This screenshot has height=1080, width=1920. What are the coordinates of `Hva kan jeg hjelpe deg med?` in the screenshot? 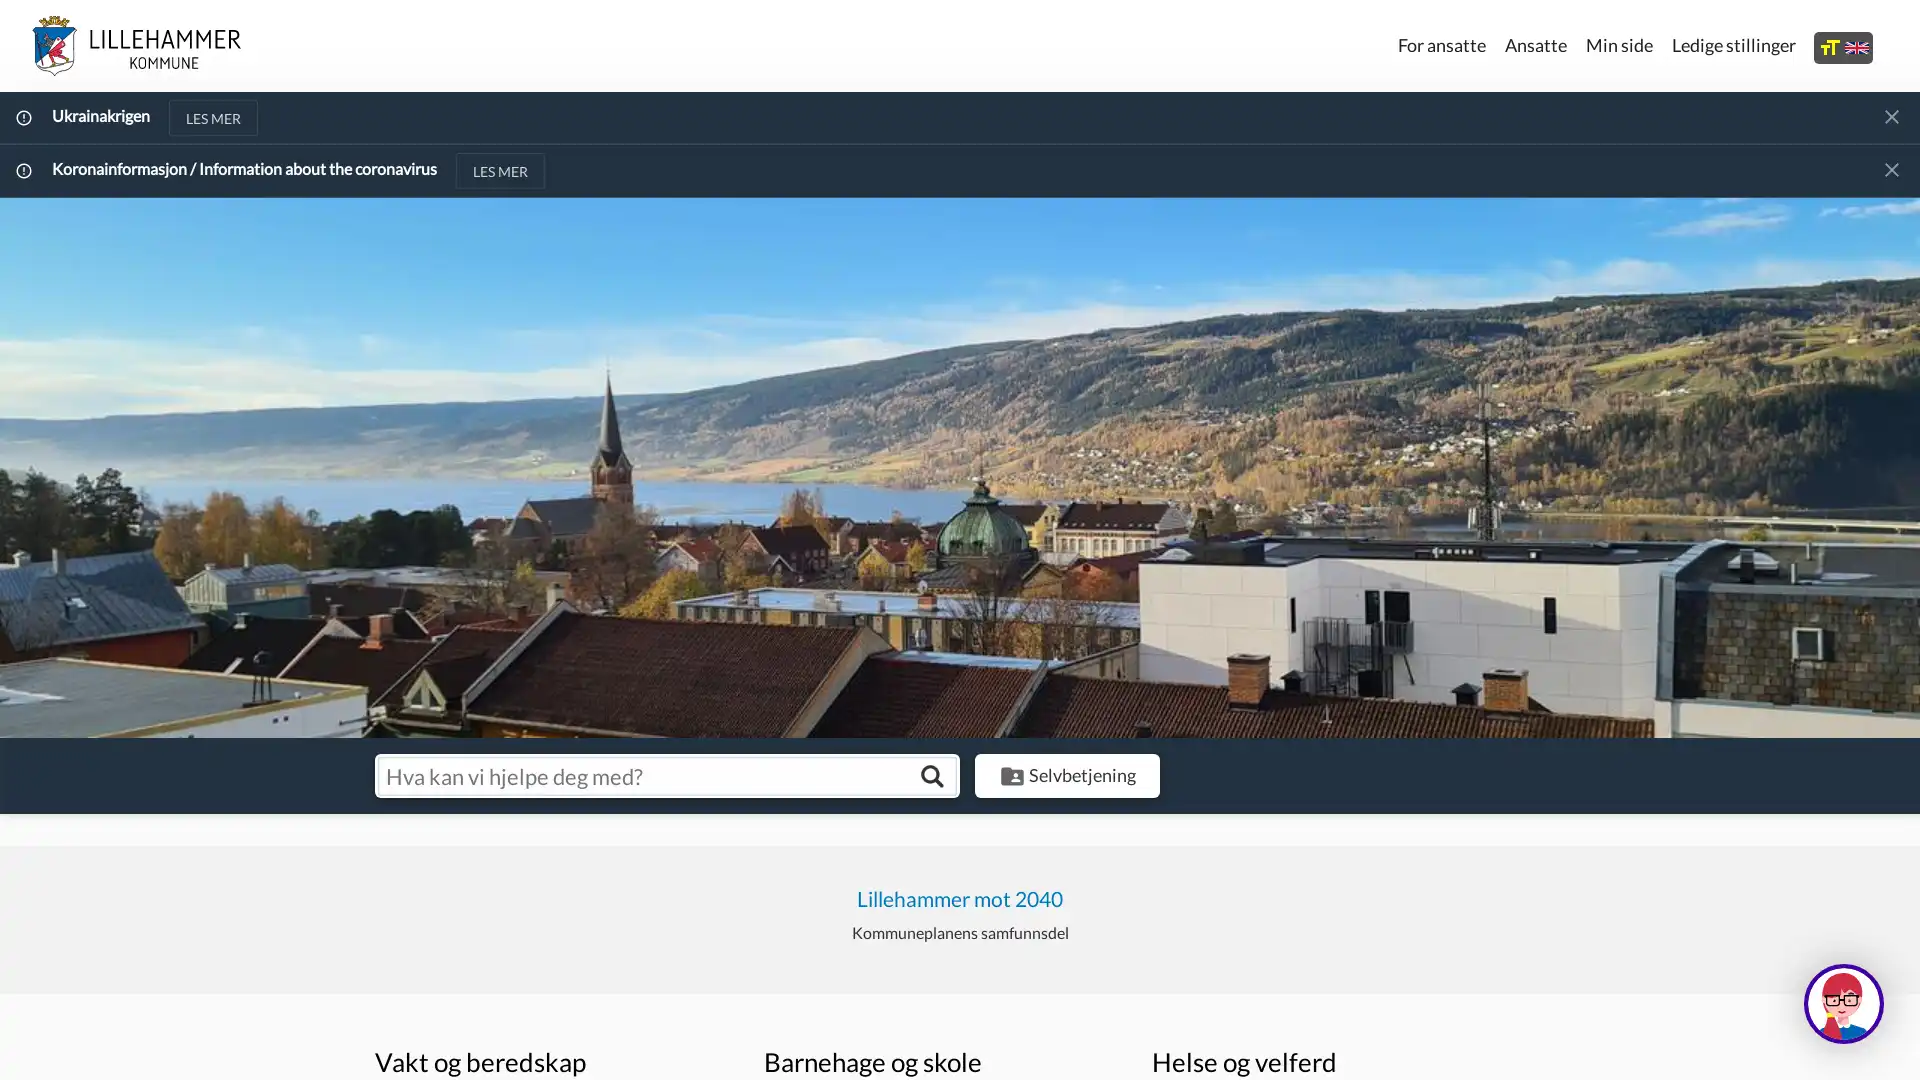 It's located at (1842, 1003).